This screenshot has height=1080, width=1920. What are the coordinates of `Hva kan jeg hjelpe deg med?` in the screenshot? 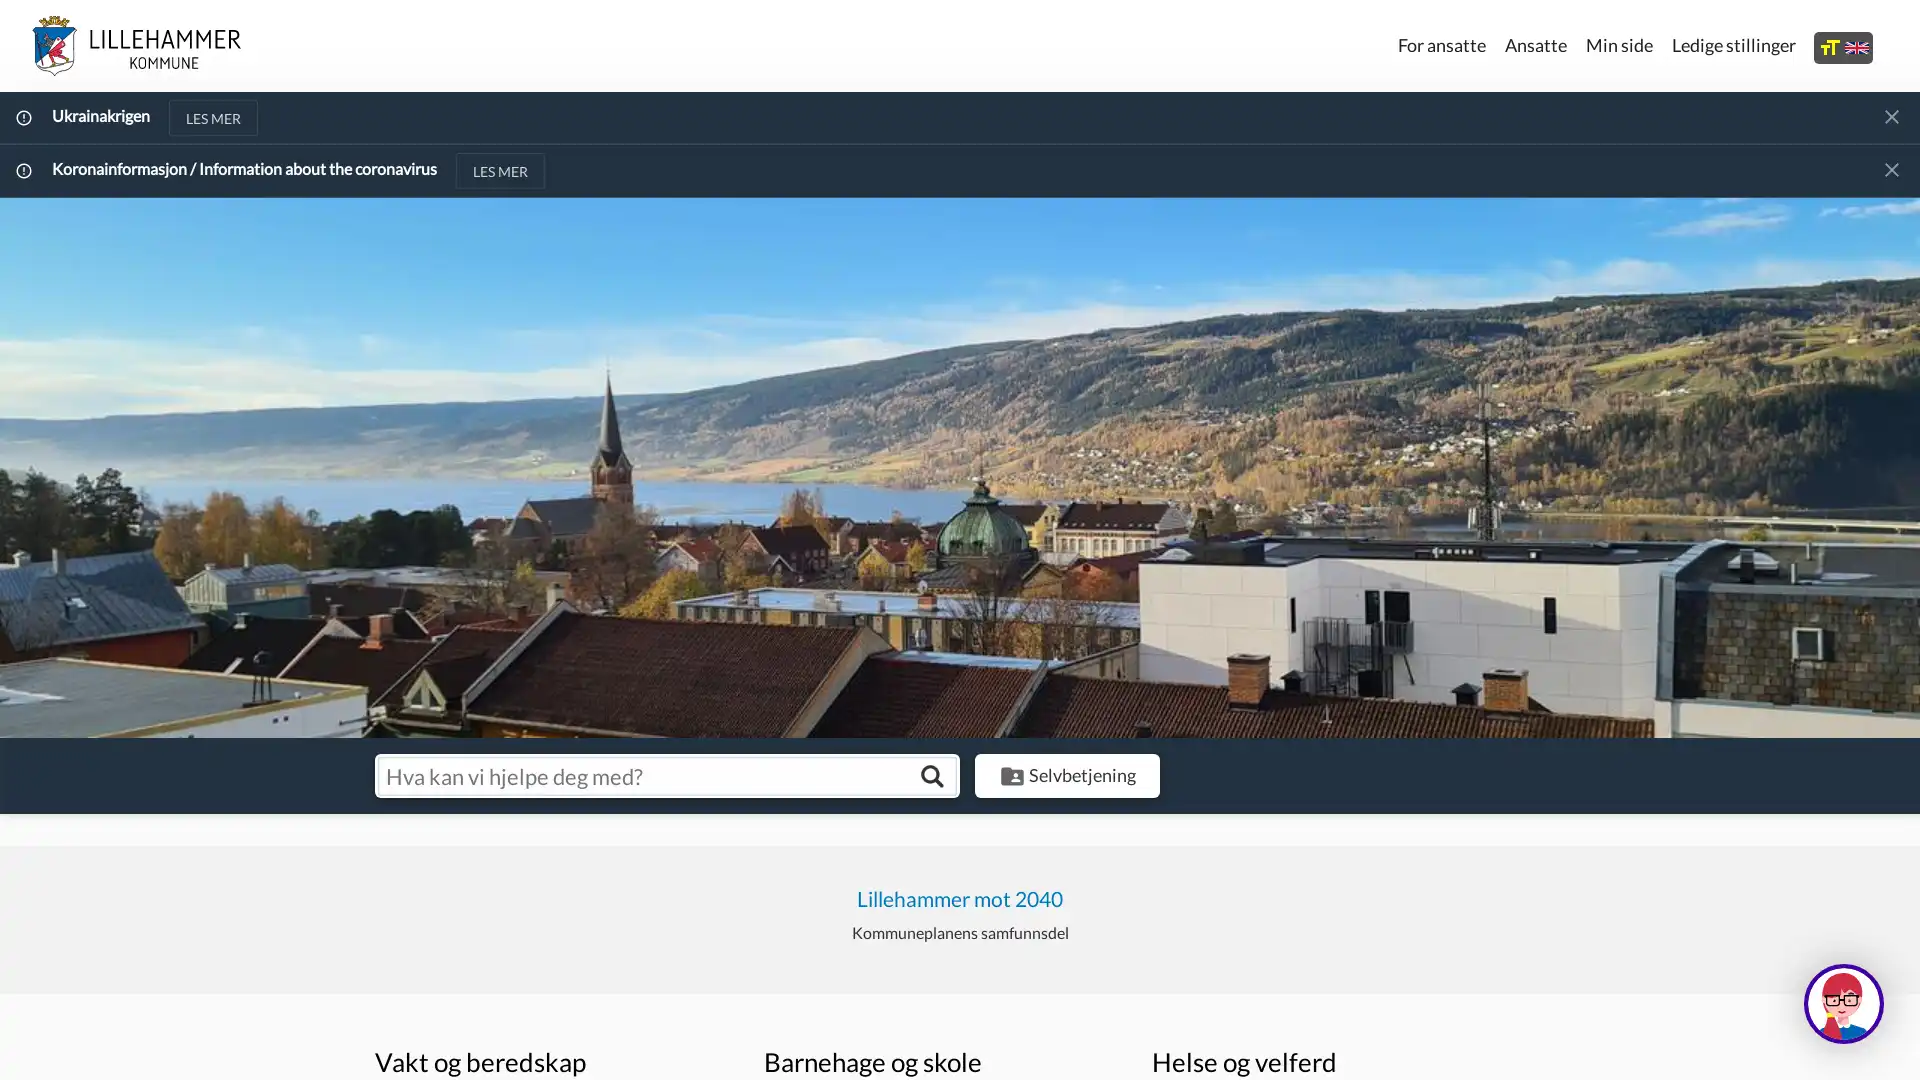 It's located at (1842, 1003).